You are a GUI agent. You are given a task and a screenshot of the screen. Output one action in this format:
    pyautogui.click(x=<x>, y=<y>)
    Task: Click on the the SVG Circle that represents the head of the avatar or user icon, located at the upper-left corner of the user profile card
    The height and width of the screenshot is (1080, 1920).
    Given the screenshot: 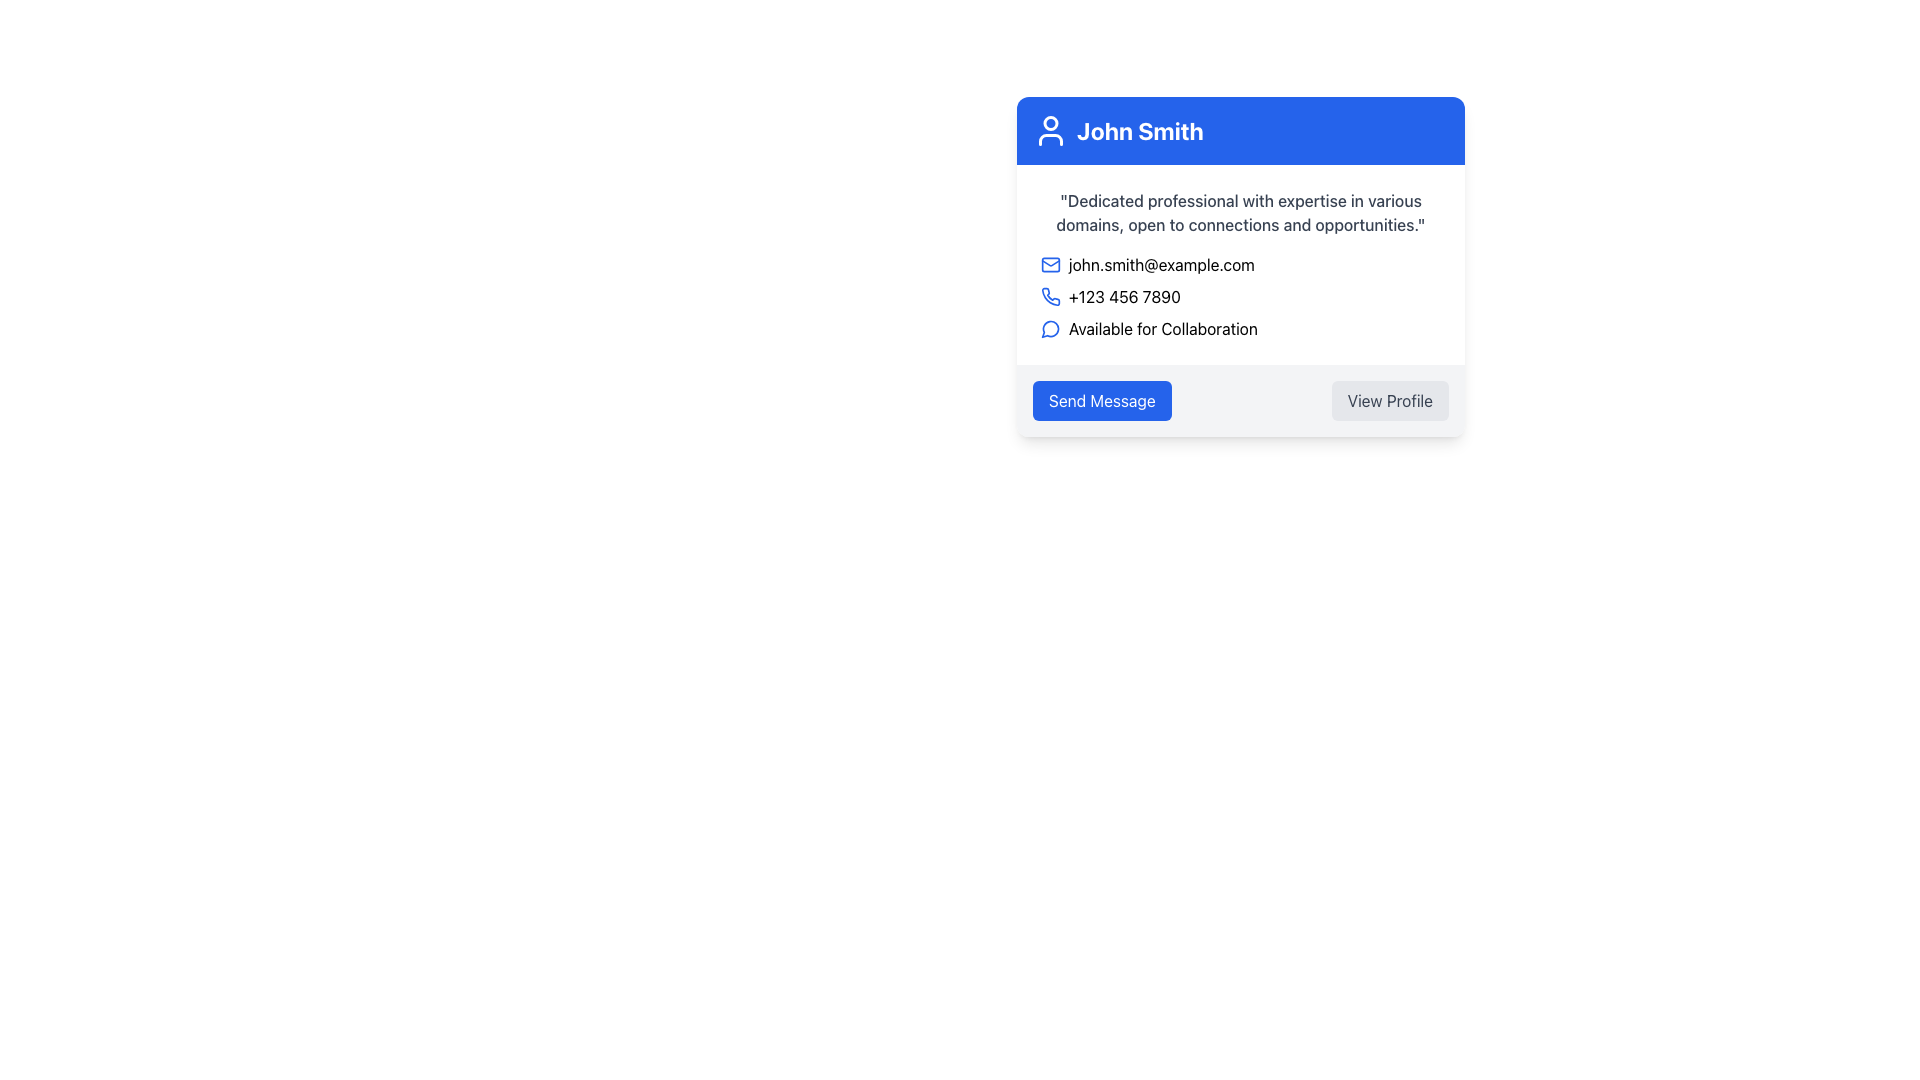 What is the action you would take?
    pyautogui.click(x=1050, y=123)
    